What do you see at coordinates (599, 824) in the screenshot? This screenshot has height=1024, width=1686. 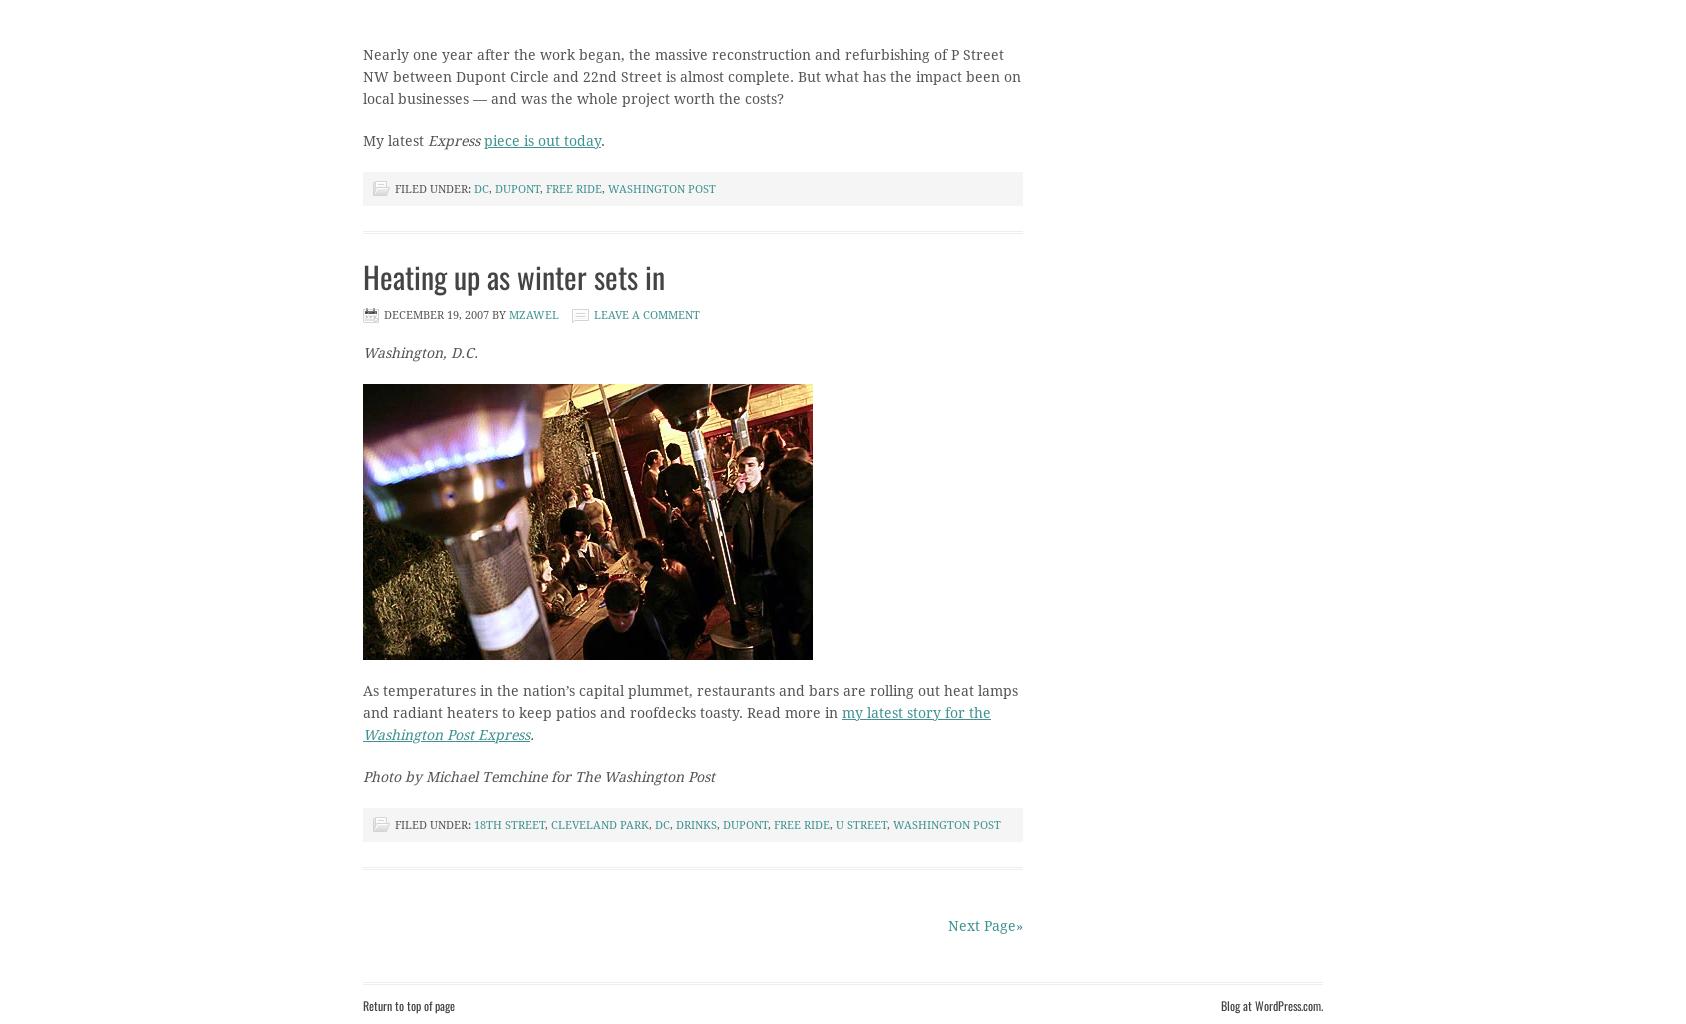 I see `'cleveland park'` at bounding box center [599, 824].